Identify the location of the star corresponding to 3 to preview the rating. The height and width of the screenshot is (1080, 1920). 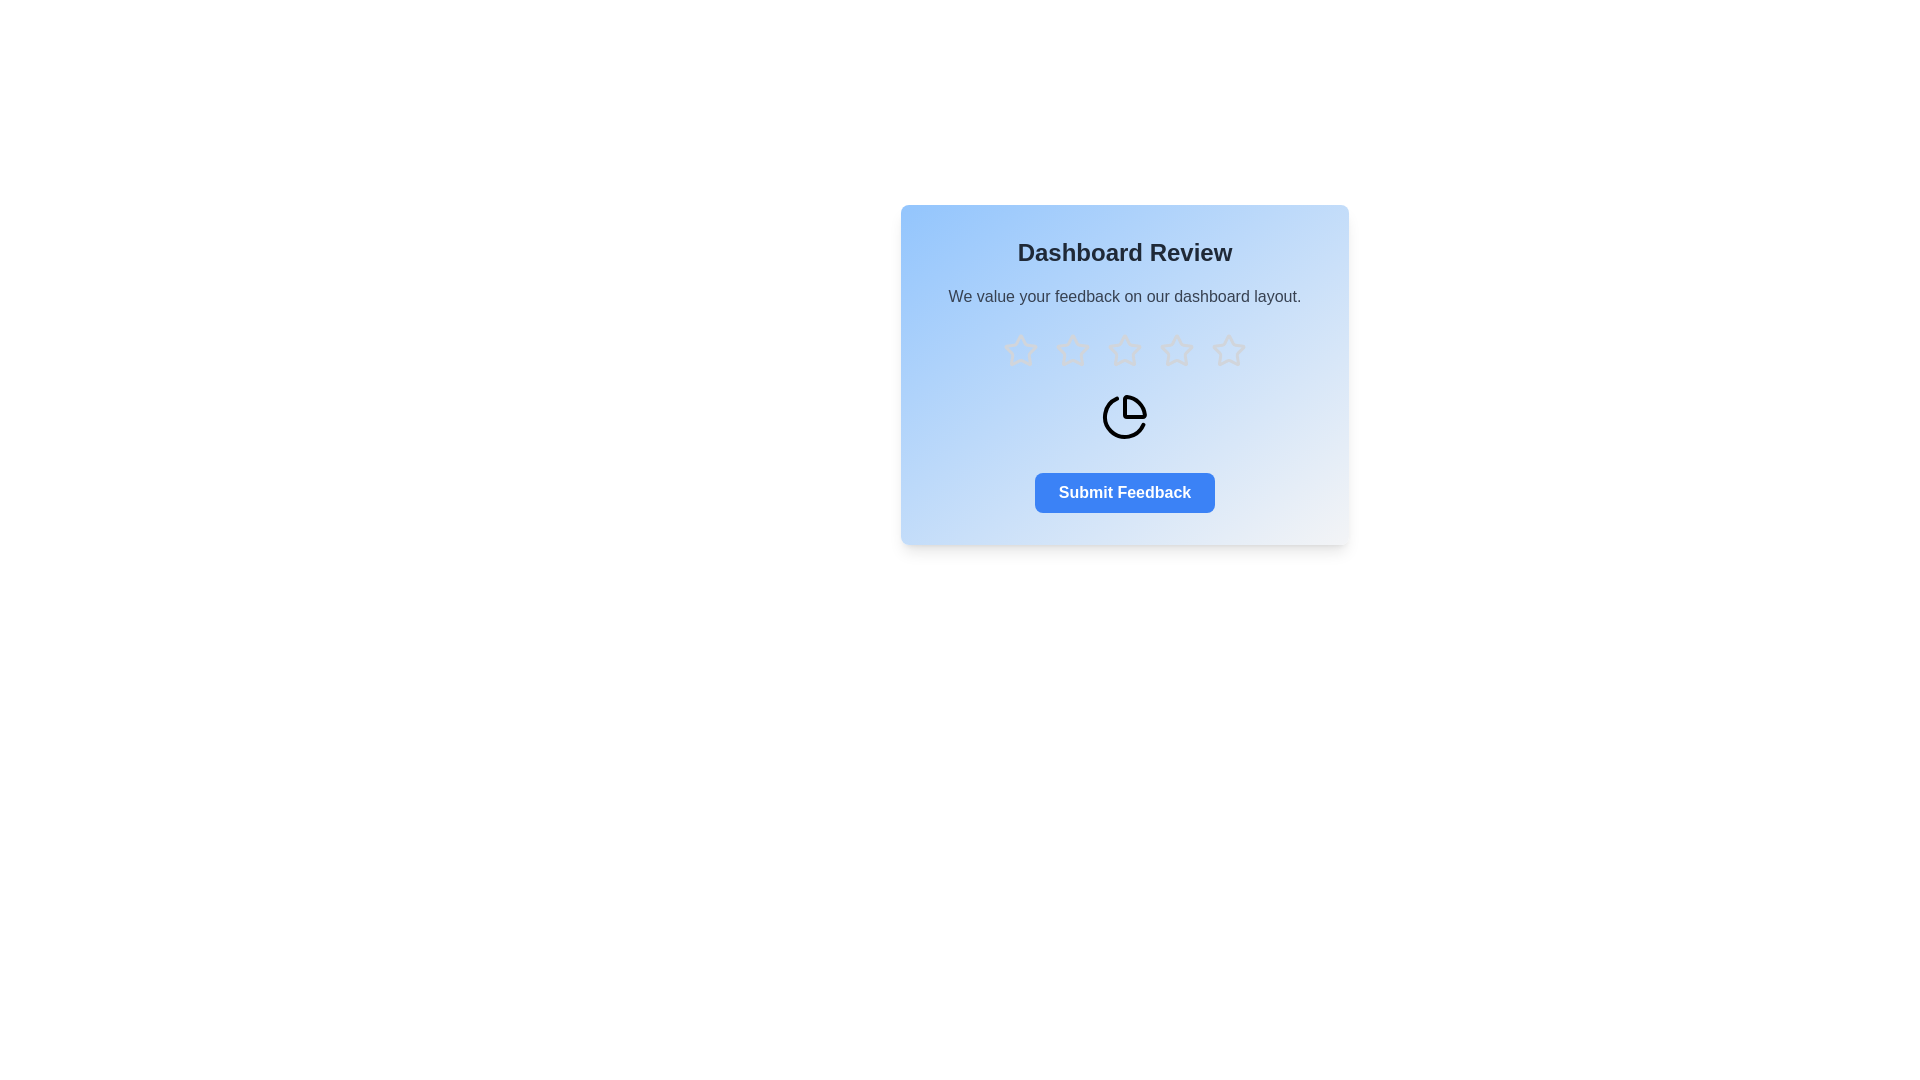
(1124, 350).